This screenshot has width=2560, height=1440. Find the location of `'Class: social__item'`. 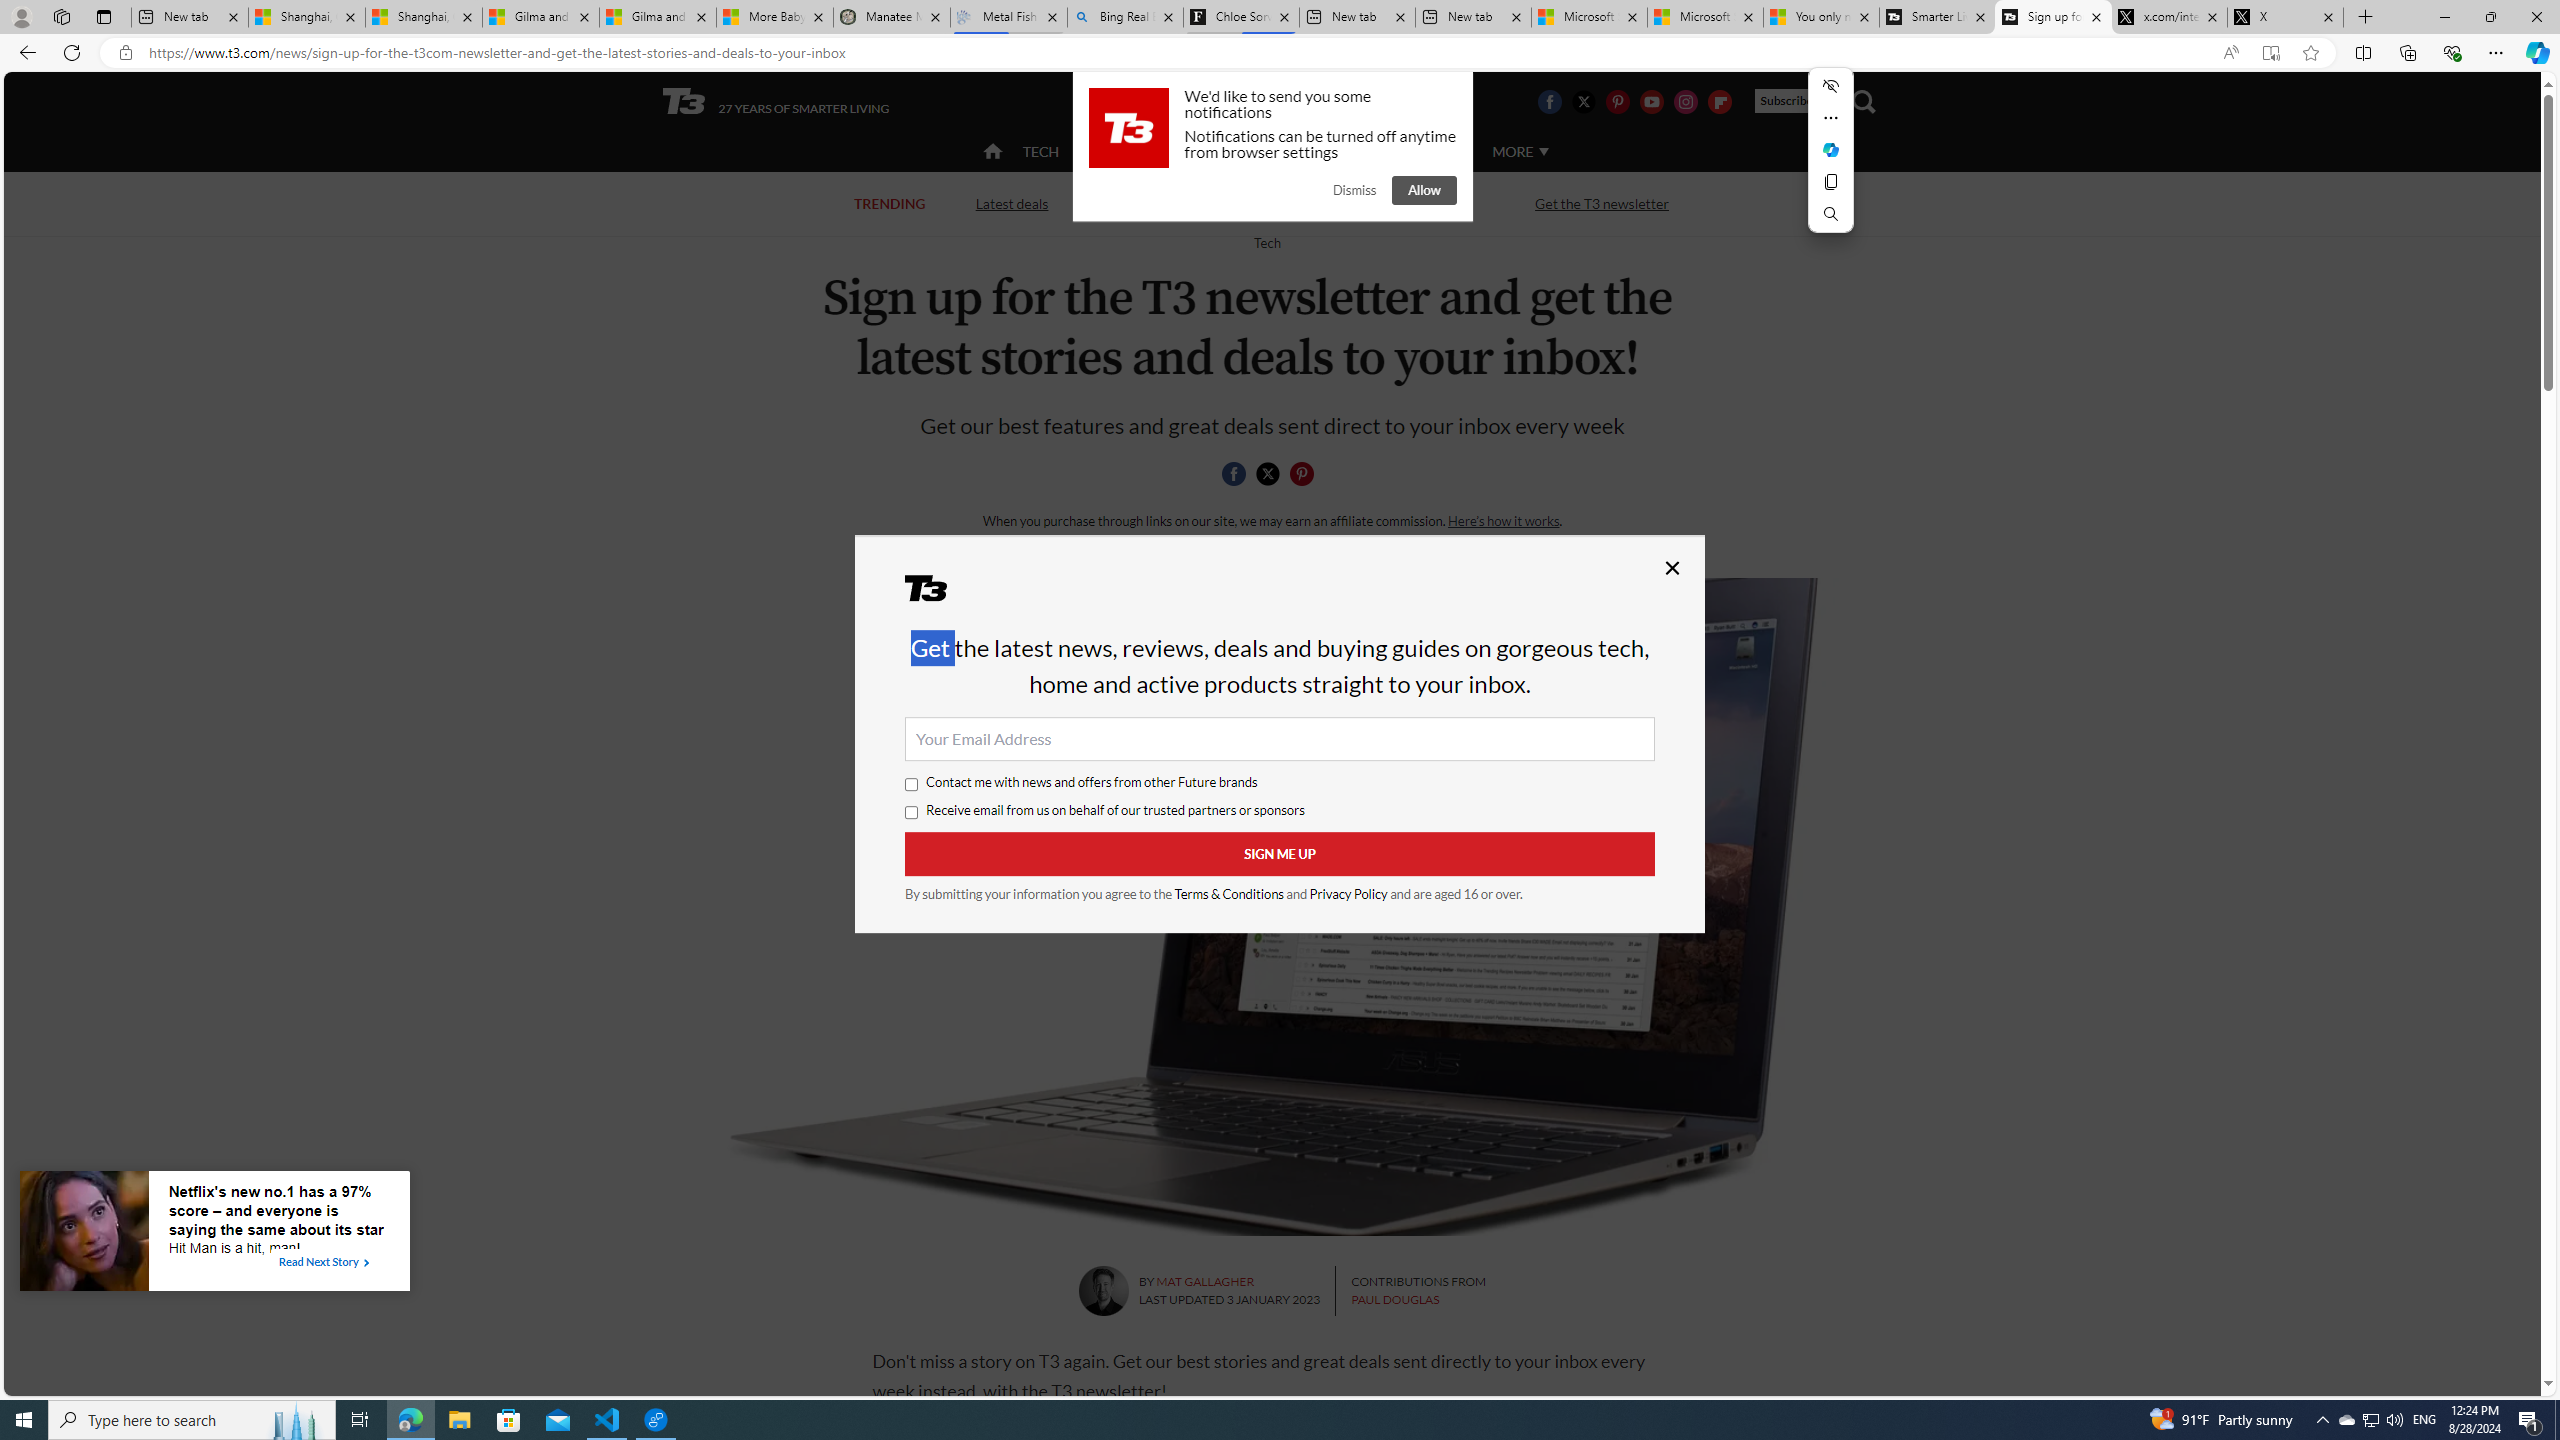

'Class: social__item' is located at coordinates (1305, 476).